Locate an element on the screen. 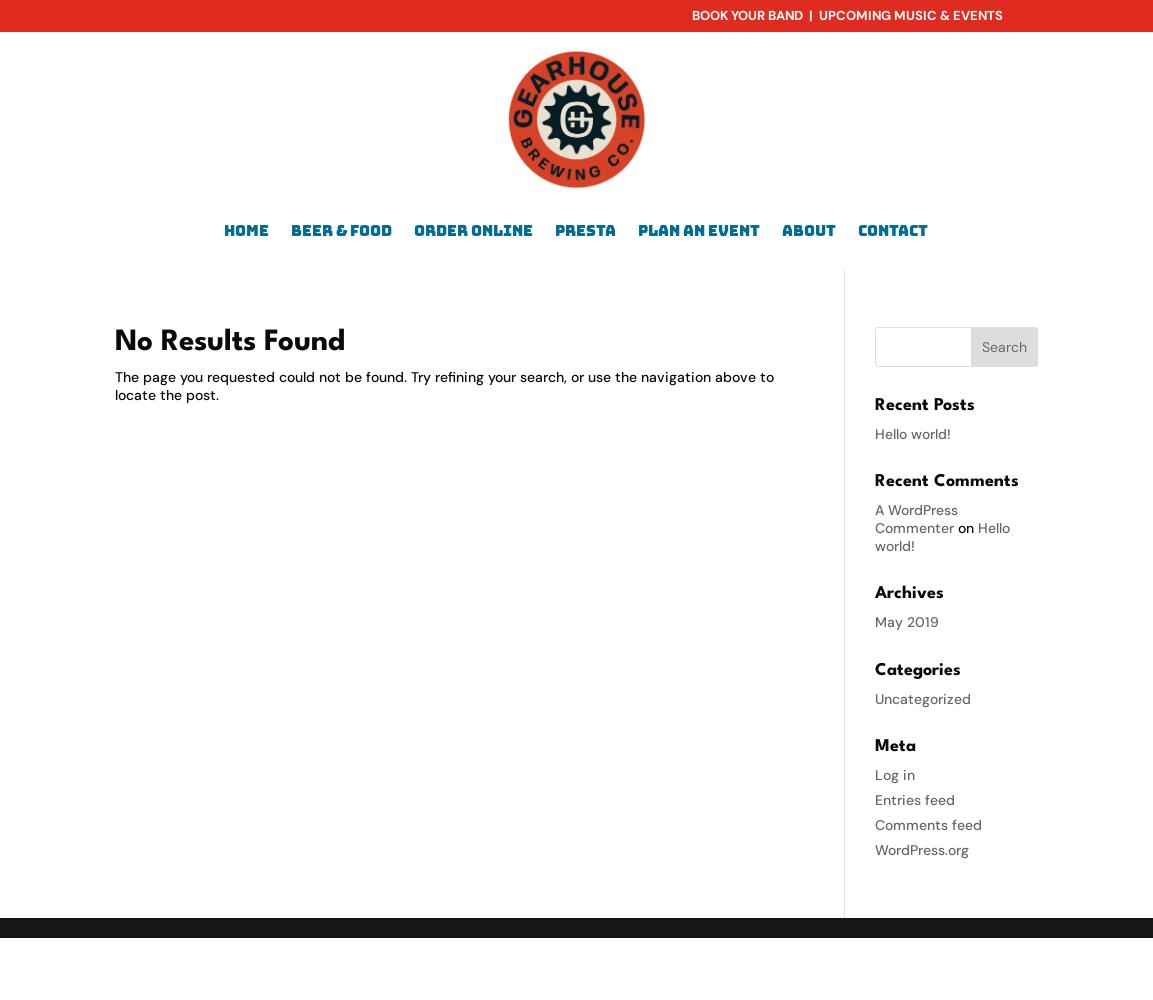  'Log in' is located at coordinates (875, 774).